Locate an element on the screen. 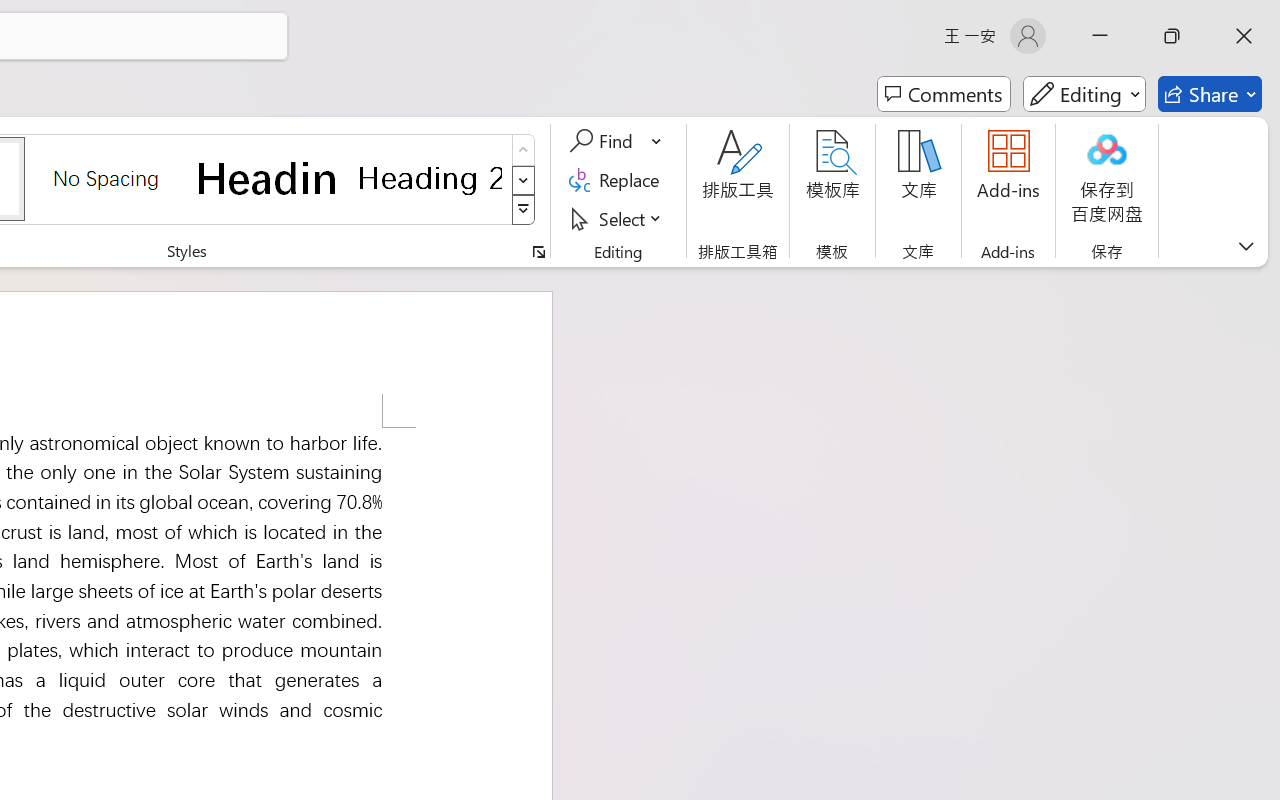 The height and width of the screenshot is (800, 1280). 'Heading 1' is located at coordinates (267, 177).